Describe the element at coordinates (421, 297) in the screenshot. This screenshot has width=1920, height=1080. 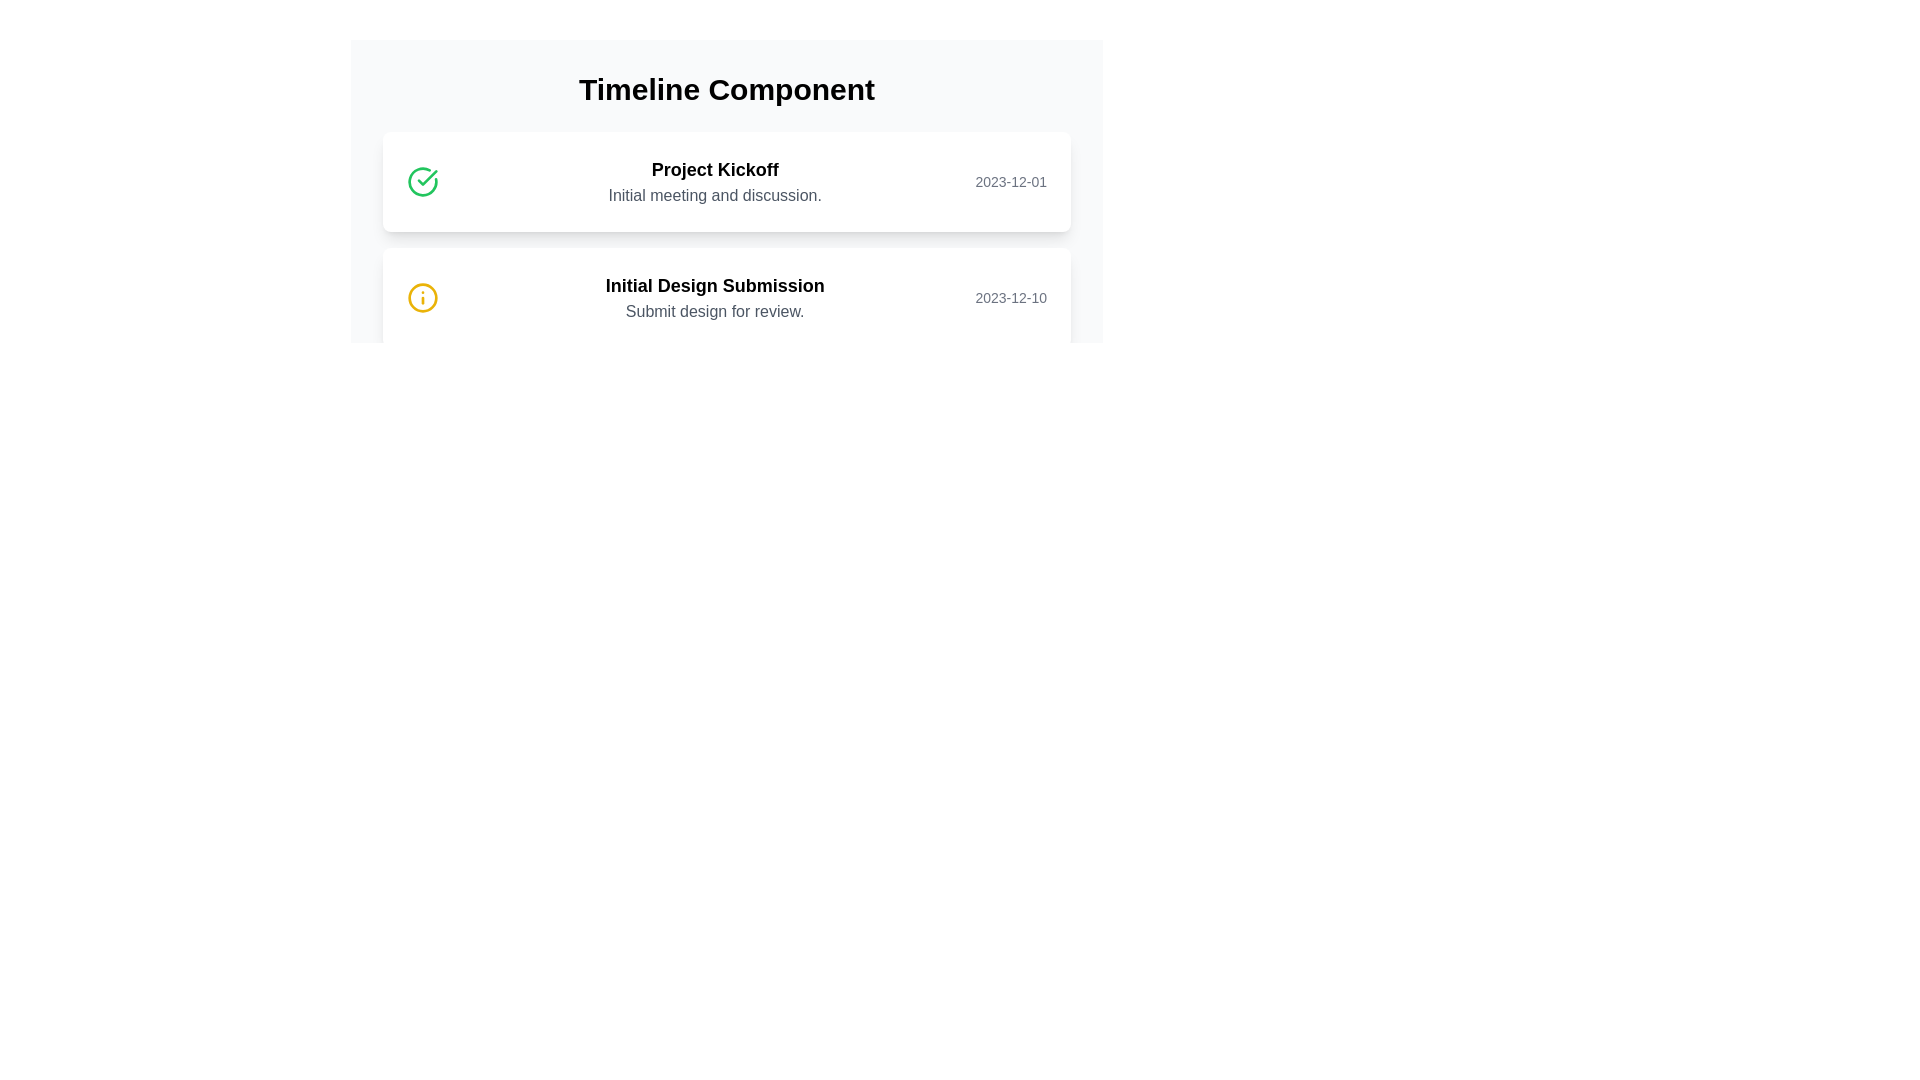
I see `the visual indicator icon located to the left of the text 'Initial Design Submission' within the task card labeled 'Initial Design Submission'` at that location.